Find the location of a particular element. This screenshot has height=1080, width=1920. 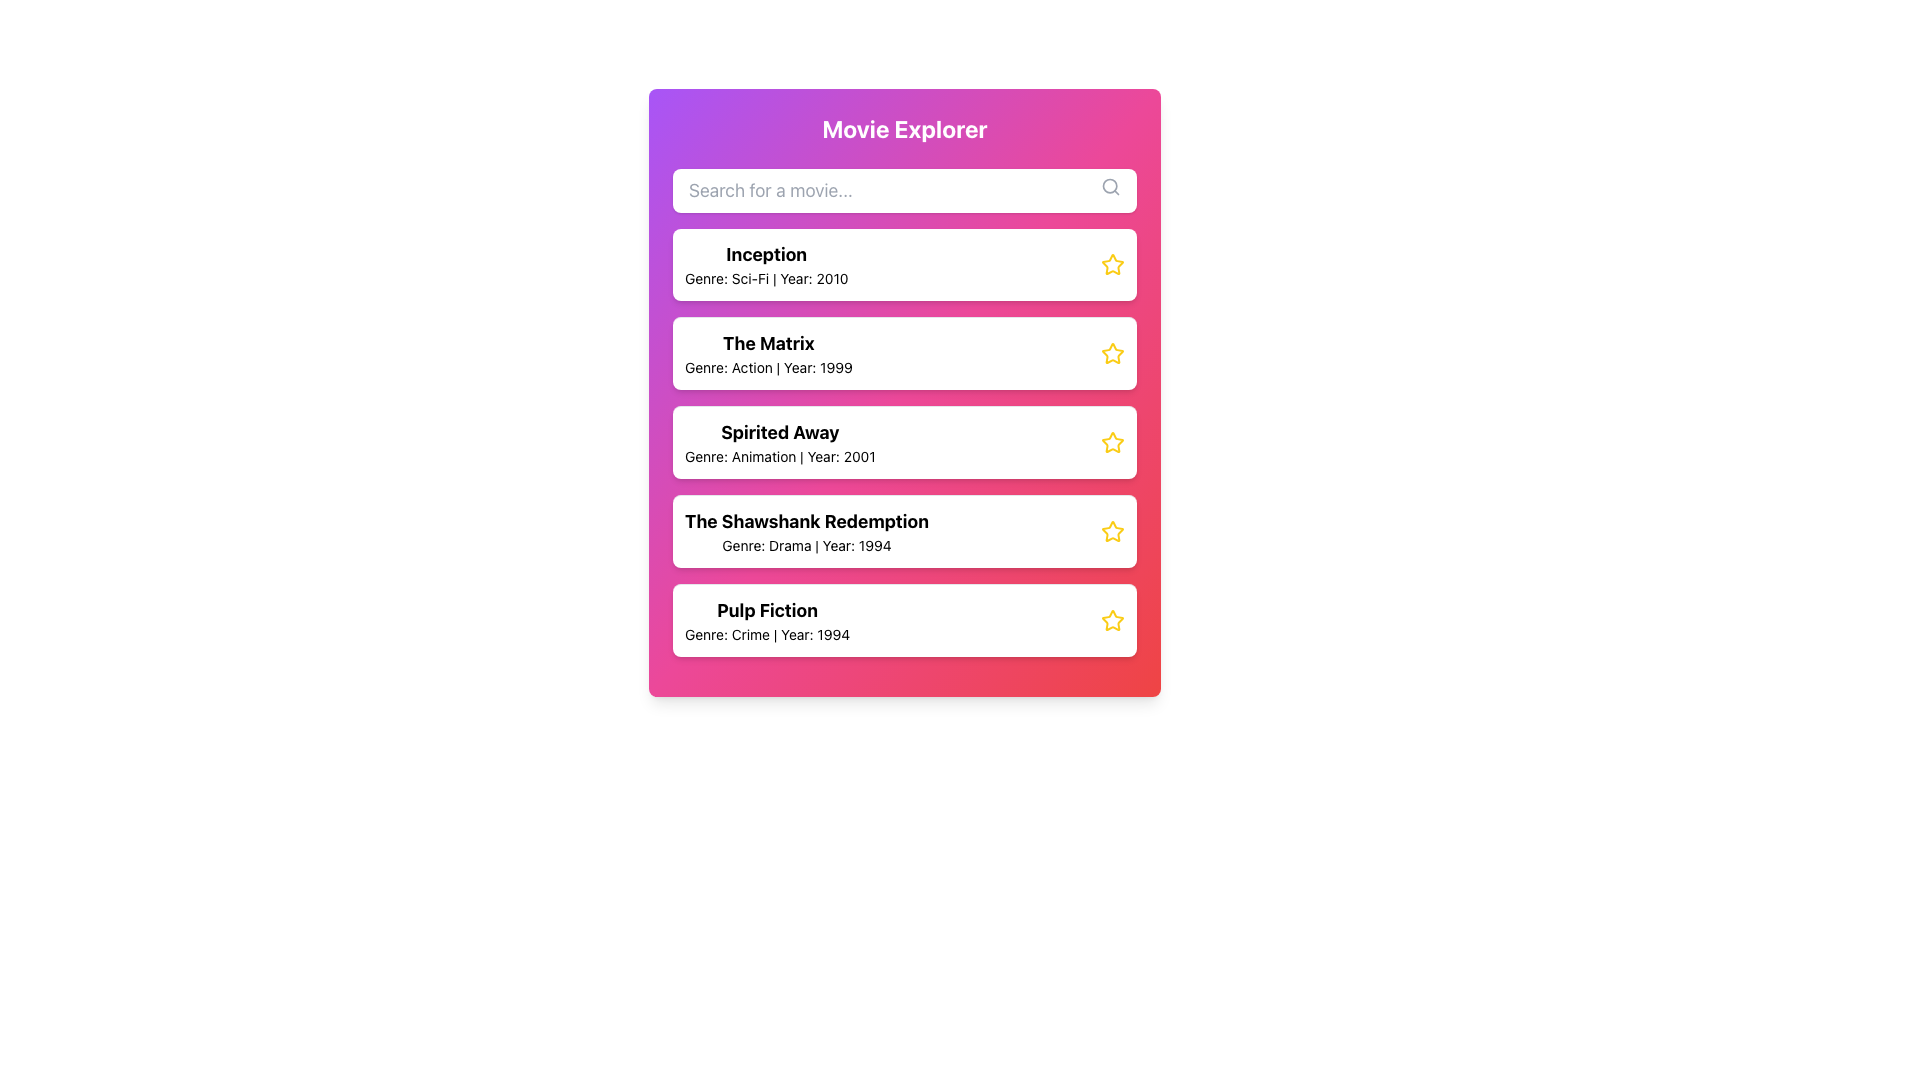

the static text element that provides details about the movie 'Spirited Away', specifically the genre and release year, which is positioned directly below the title is located at coordinates (779, 456).